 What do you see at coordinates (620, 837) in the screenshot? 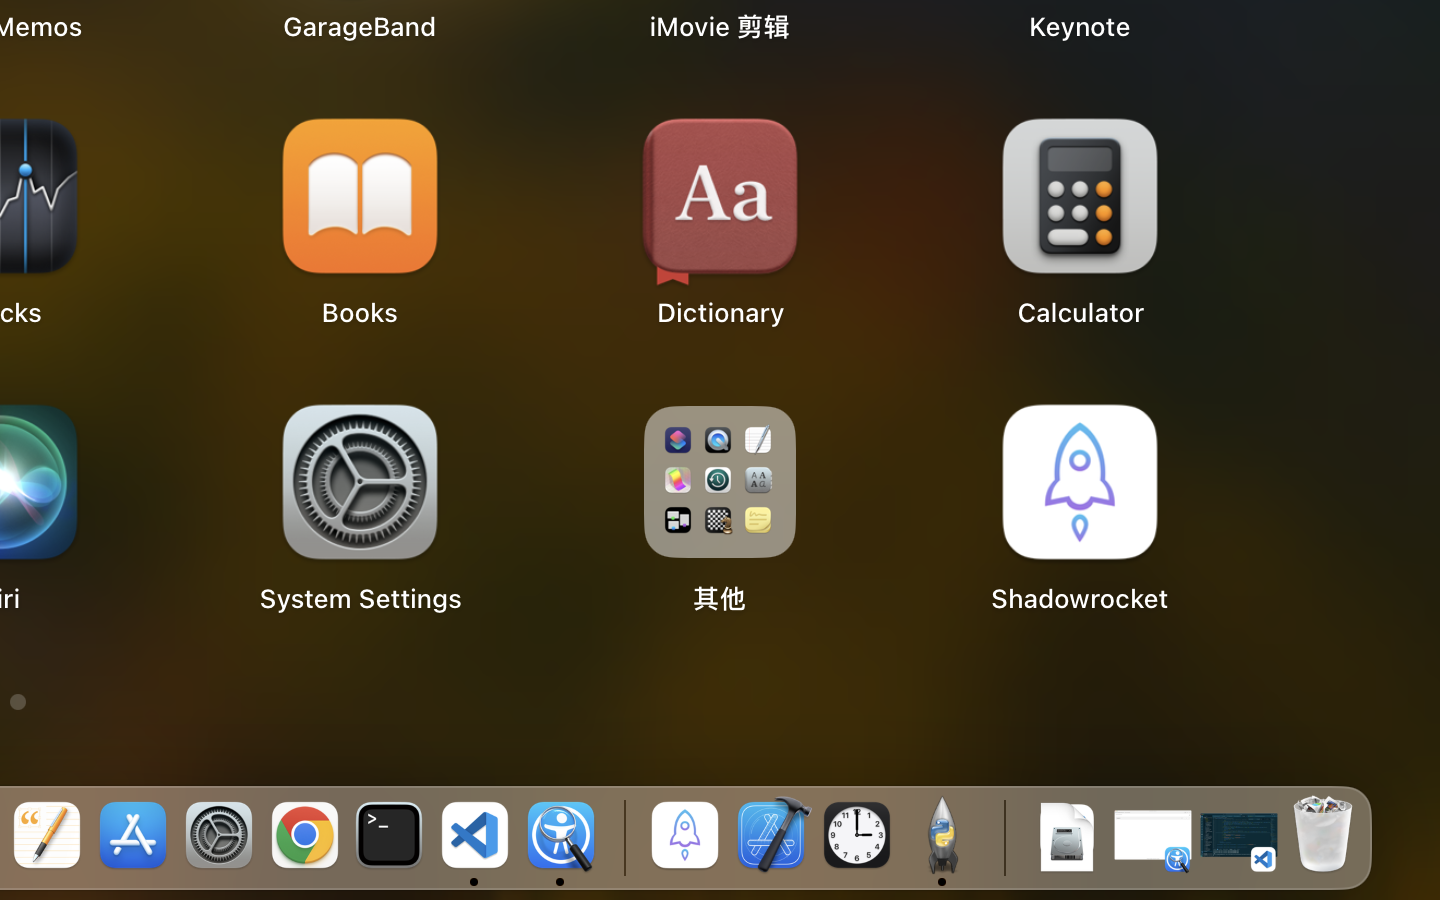
I see `'0.4285714328289032'` at bounding box center [620, 837].